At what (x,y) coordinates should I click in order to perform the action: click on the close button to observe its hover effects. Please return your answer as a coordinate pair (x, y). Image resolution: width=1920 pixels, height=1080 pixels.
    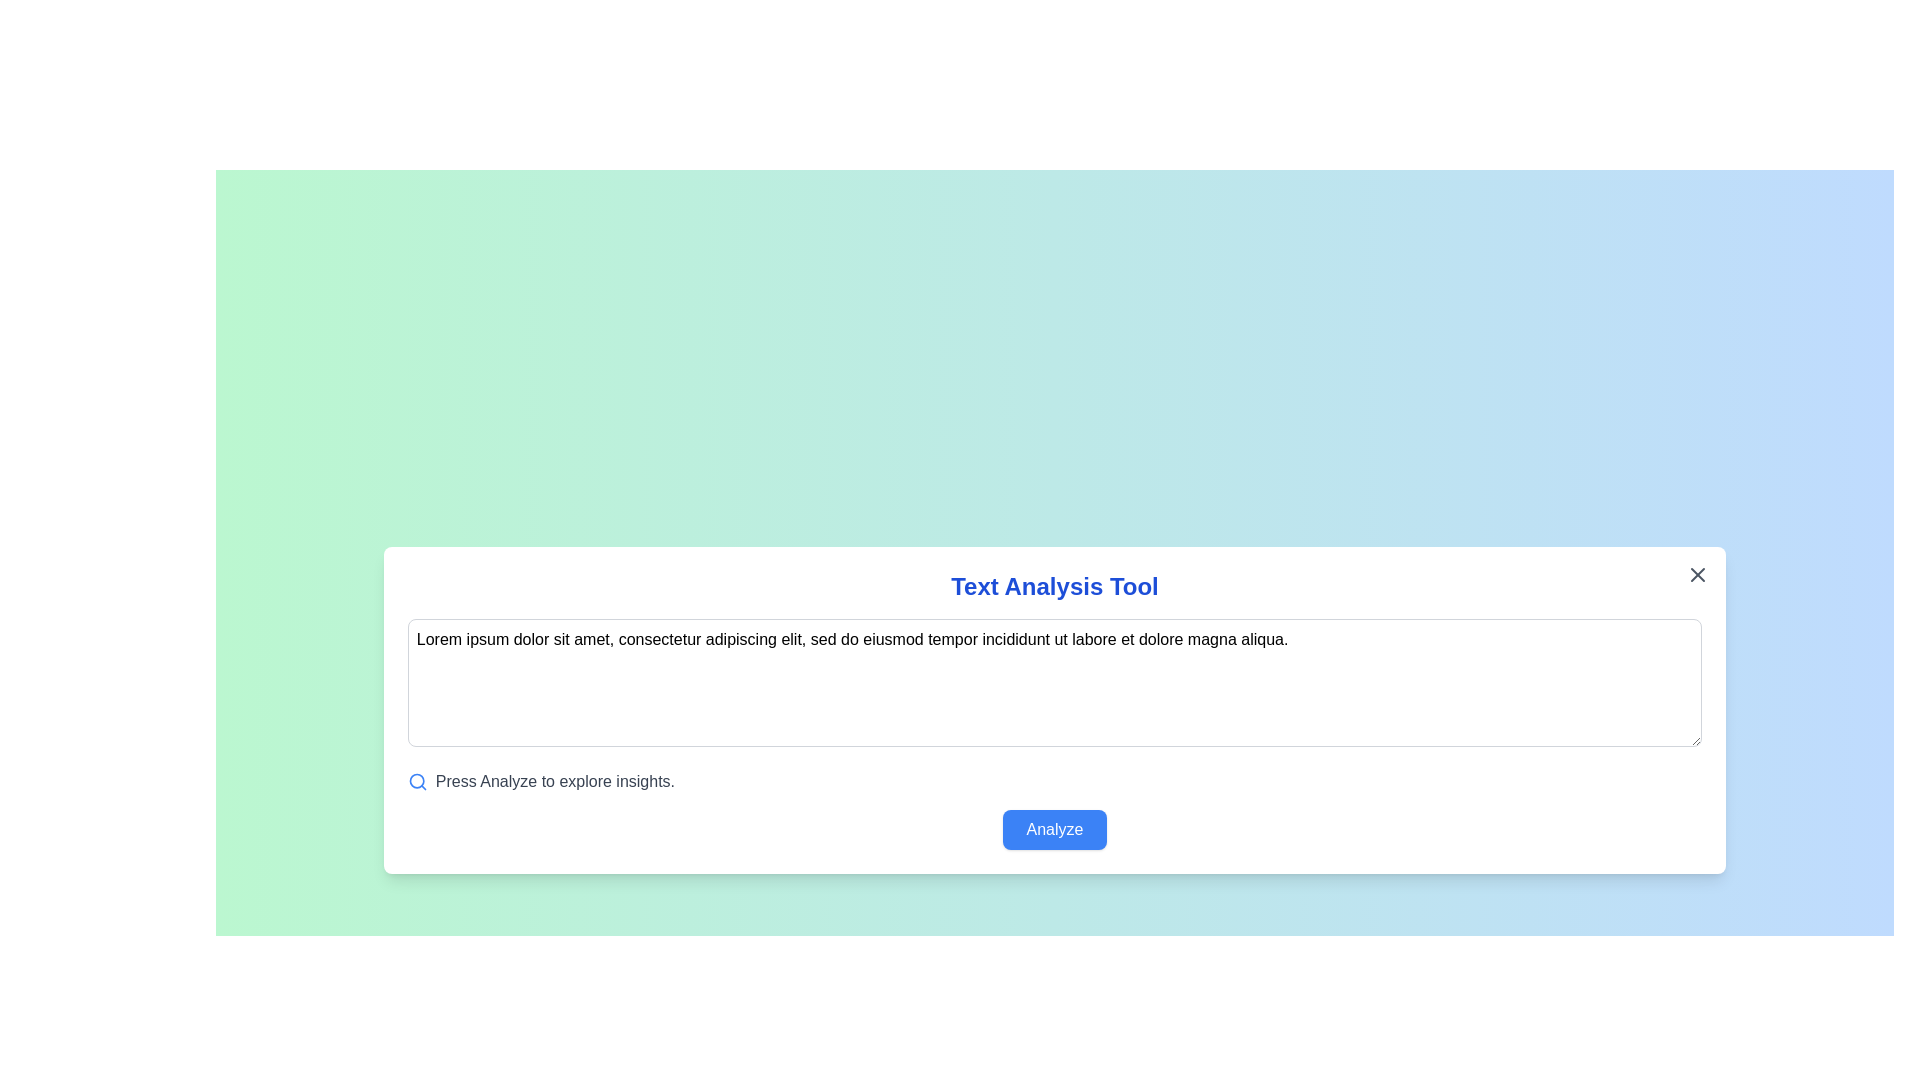
    Looking at the image, I should click on (1697, 574).